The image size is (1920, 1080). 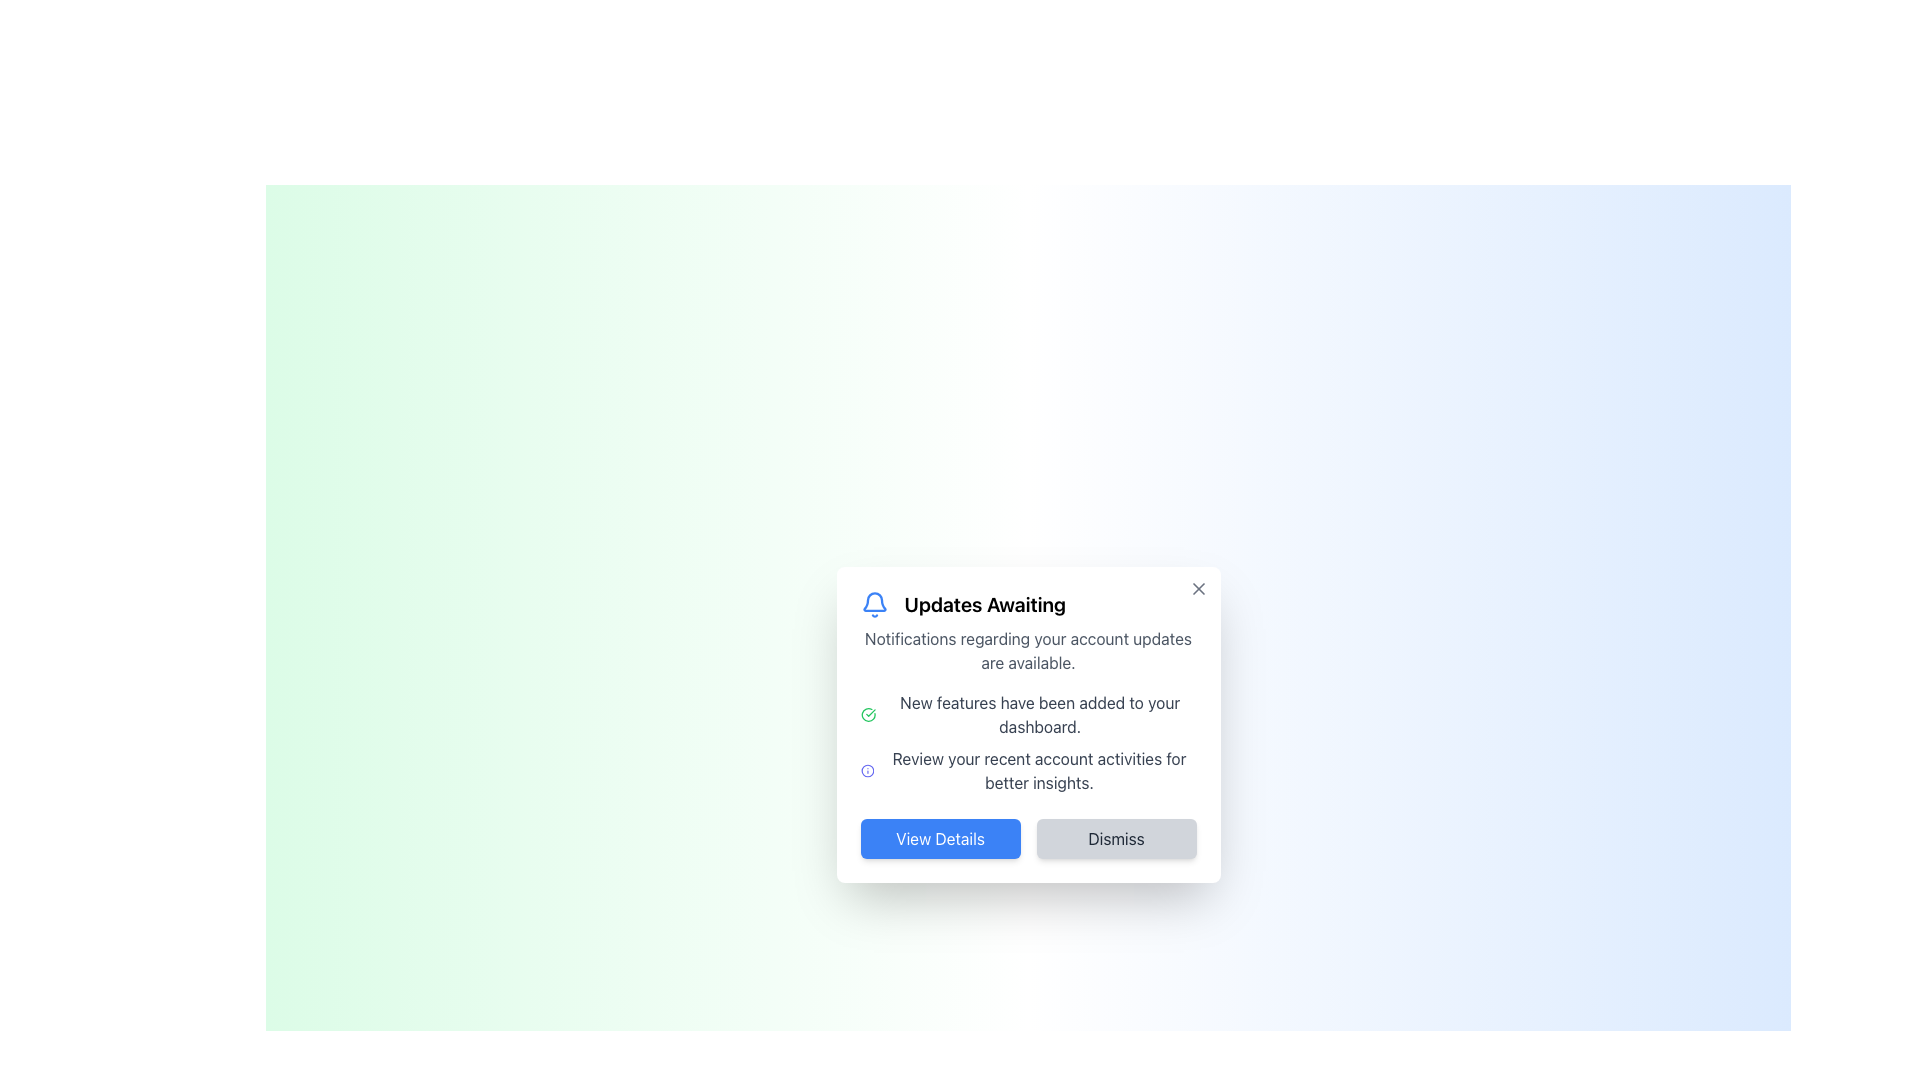 What do you see at coordinates (985, 604) in the screenshot?
I see `text of the heading styled in bold and large font that displays 'Updates Awaiting', located next to the blue notification icon in the top section of a modal-like component` at bounding box center [985, 604].